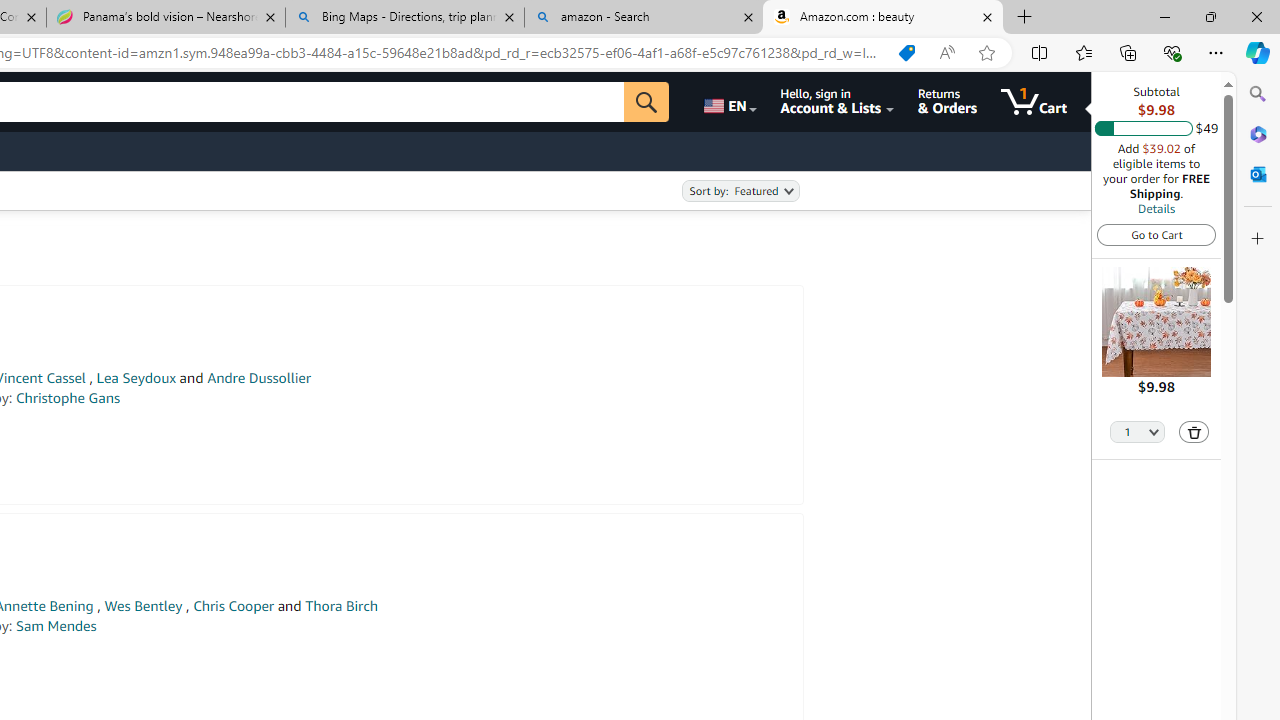  What do you see at coordinates (739, 191) in the screenshot?
I see `'Sort by:'` at bounding box center [739, 191].